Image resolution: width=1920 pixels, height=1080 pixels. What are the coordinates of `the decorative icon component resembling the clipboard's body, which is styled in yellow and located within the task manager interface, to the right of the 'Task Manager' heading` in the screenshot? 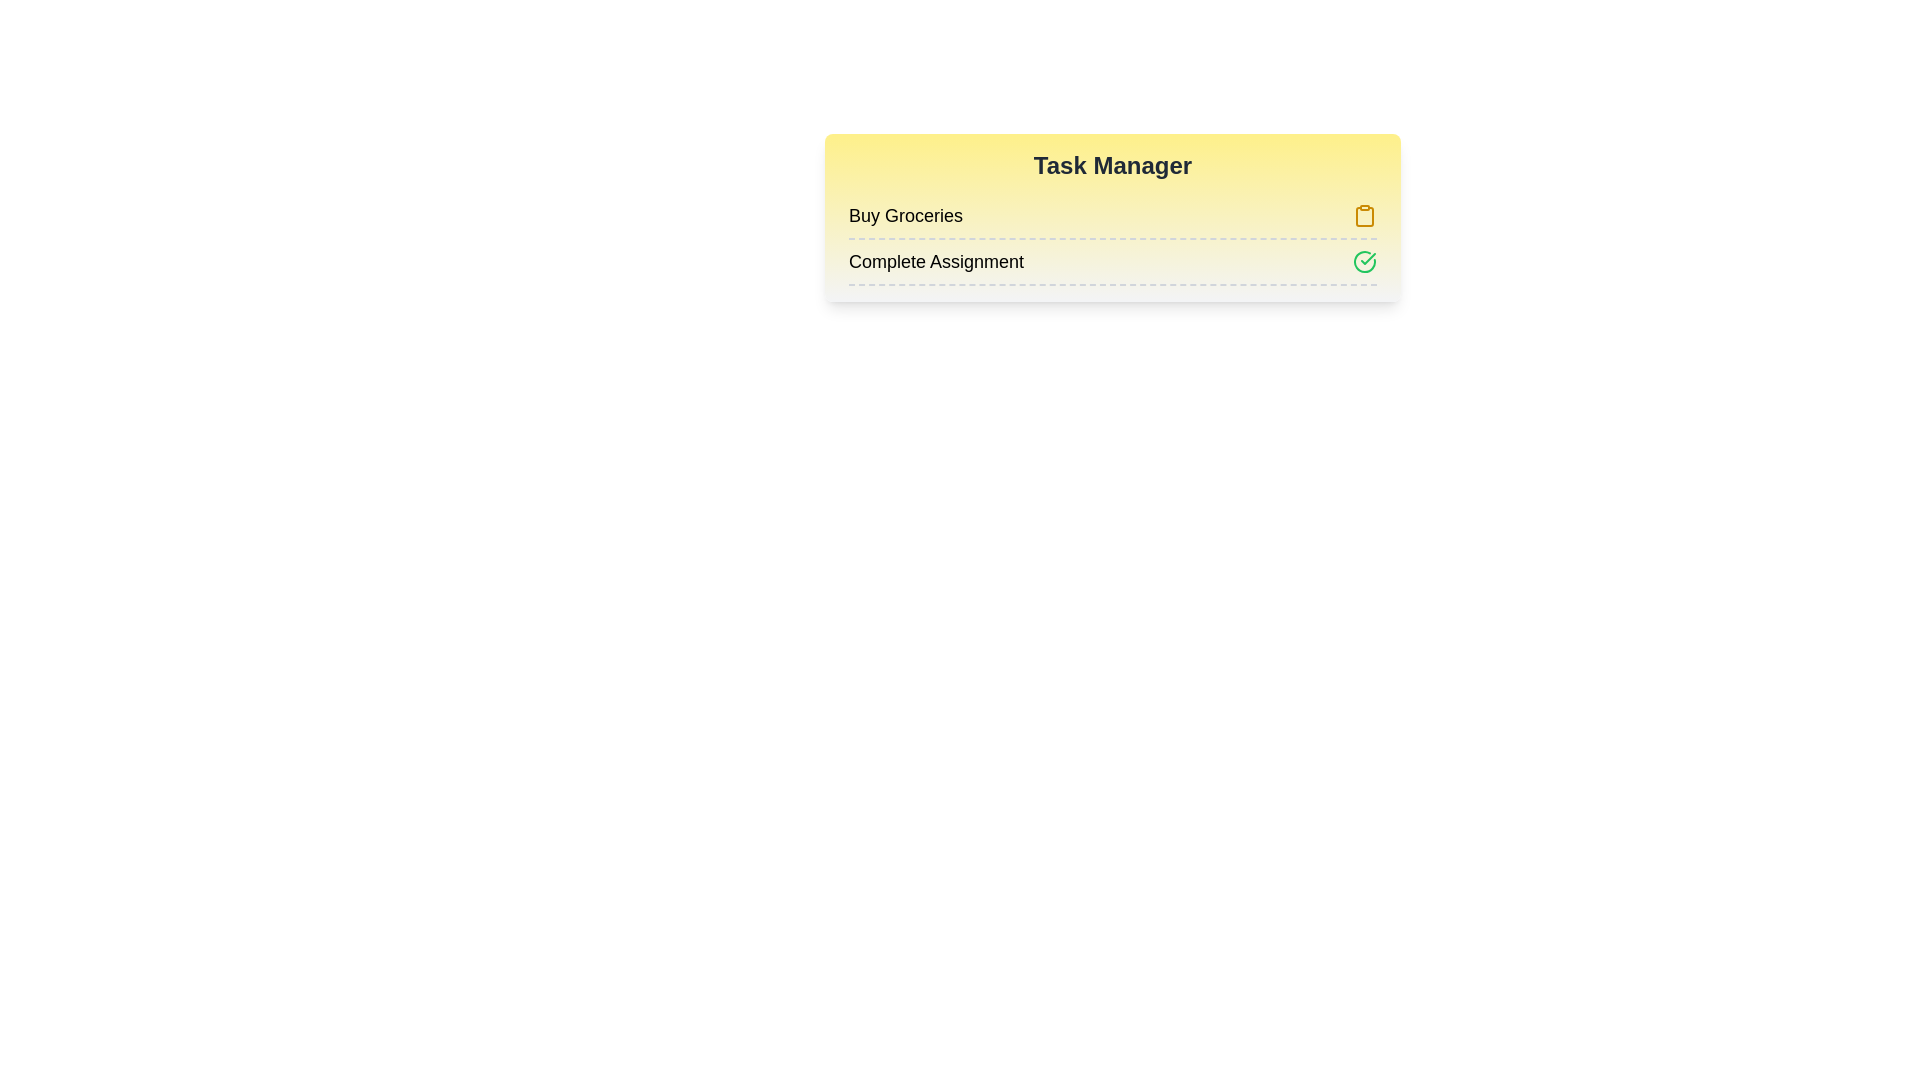 It's located at (1363, 216).